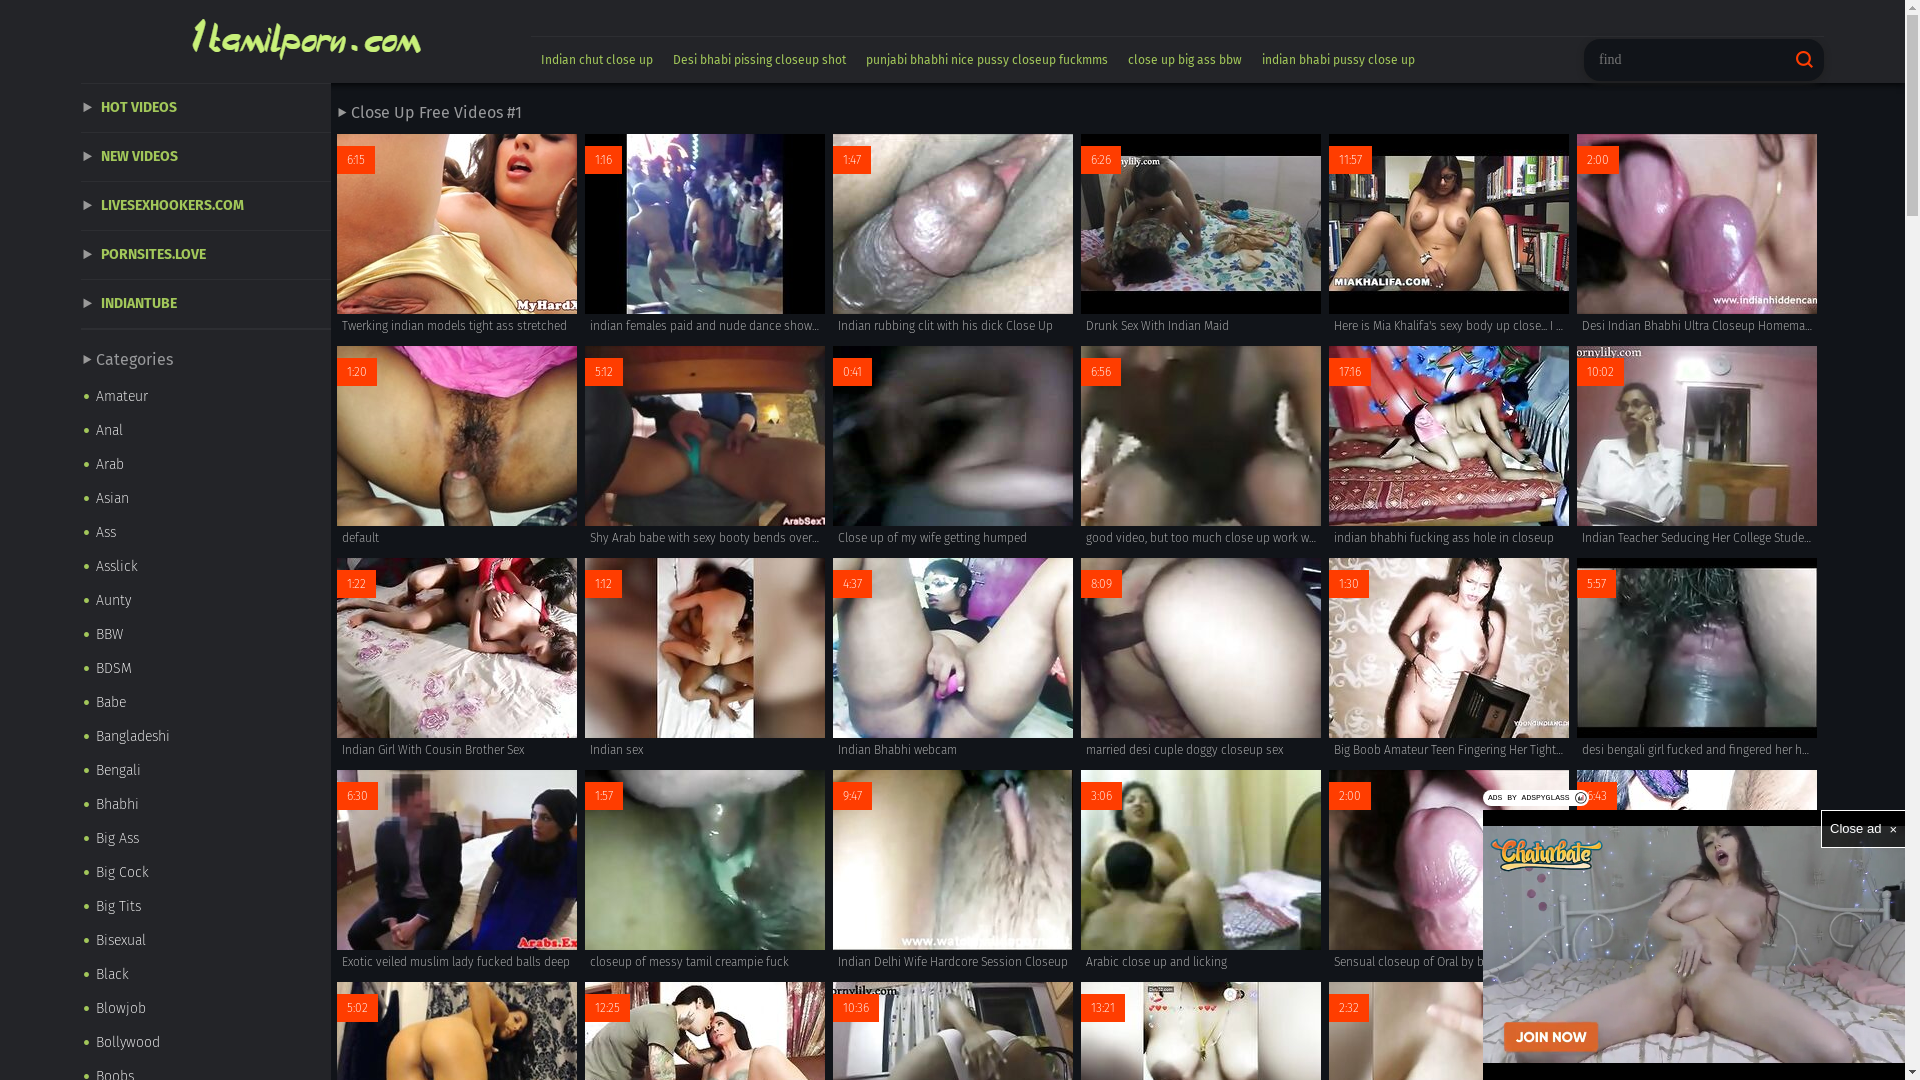 The image size is (1920, 1080). Describe the element at coordinates (952, 659) in the screenshot. I see `'4:37` at that location.